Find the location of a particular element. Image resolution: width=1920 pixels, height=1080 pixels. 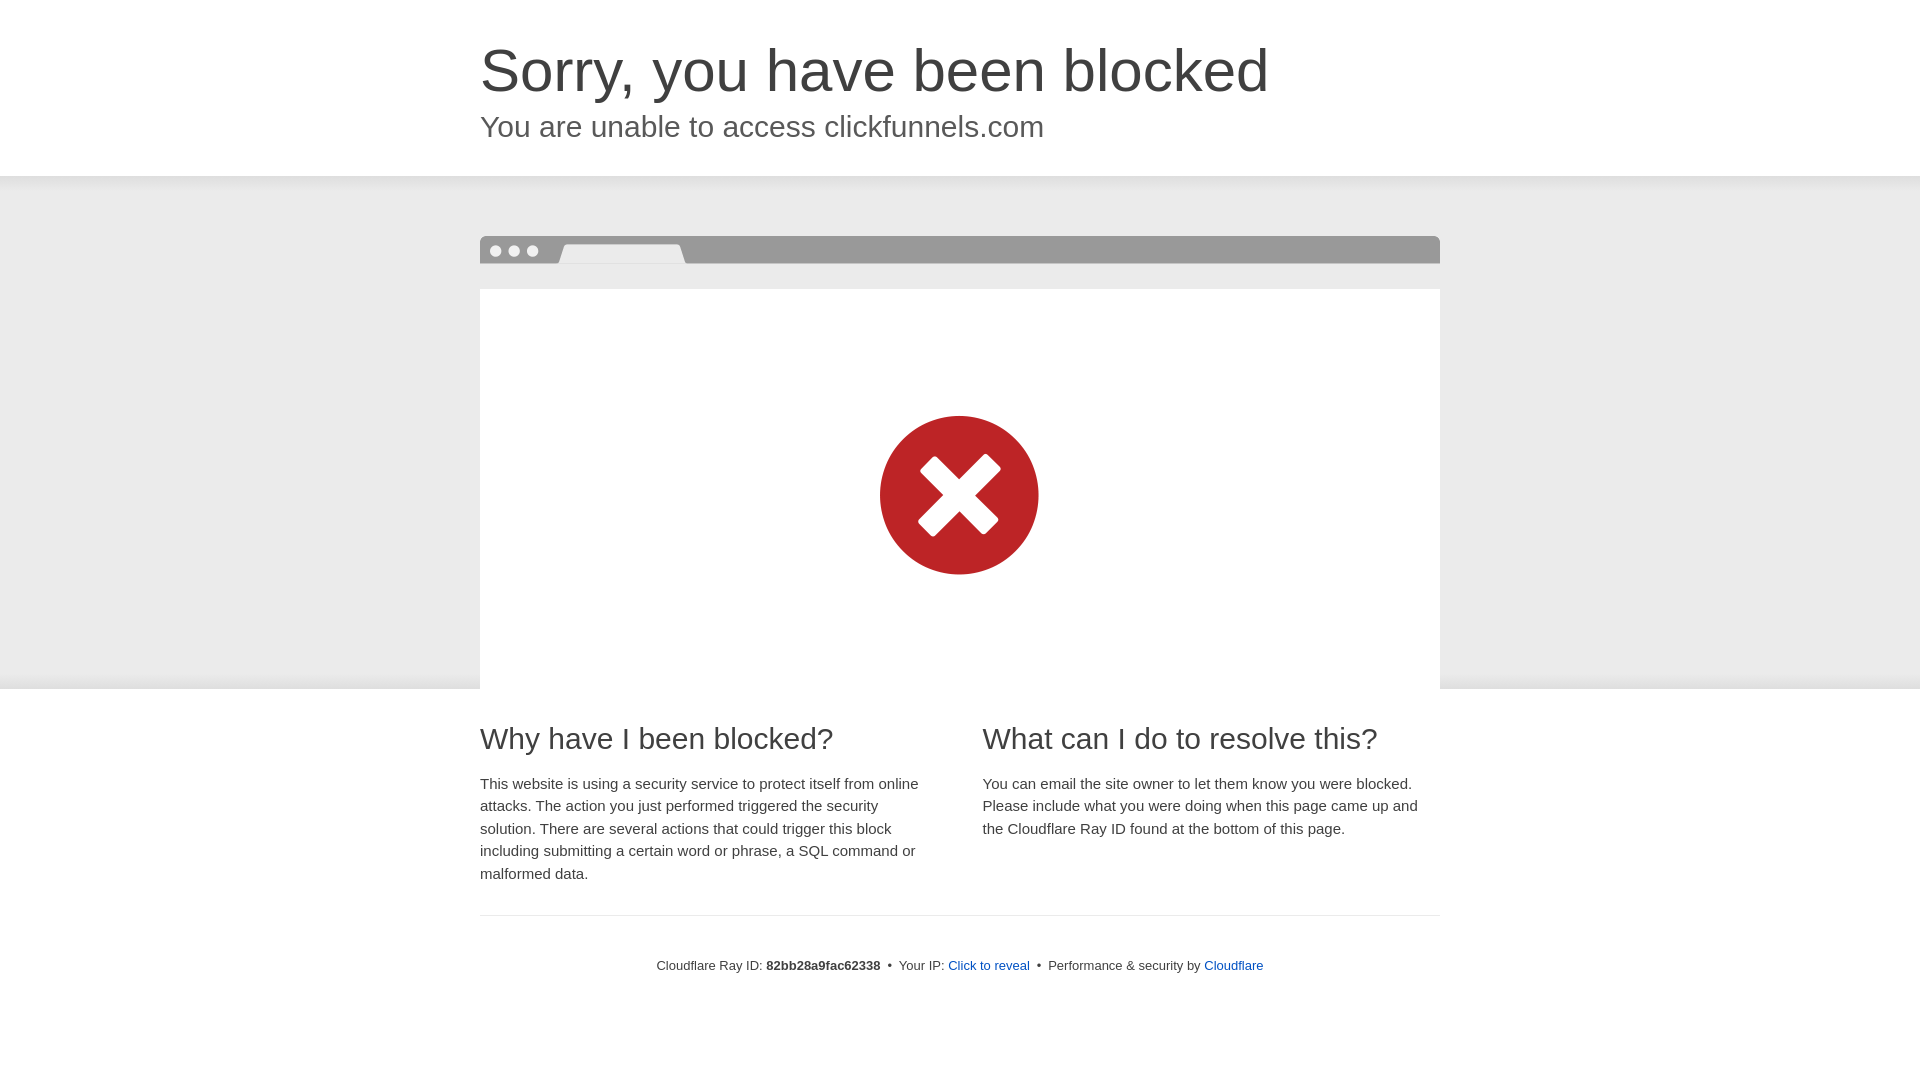

'Click to reveal' is located at coordinates (988, 964).